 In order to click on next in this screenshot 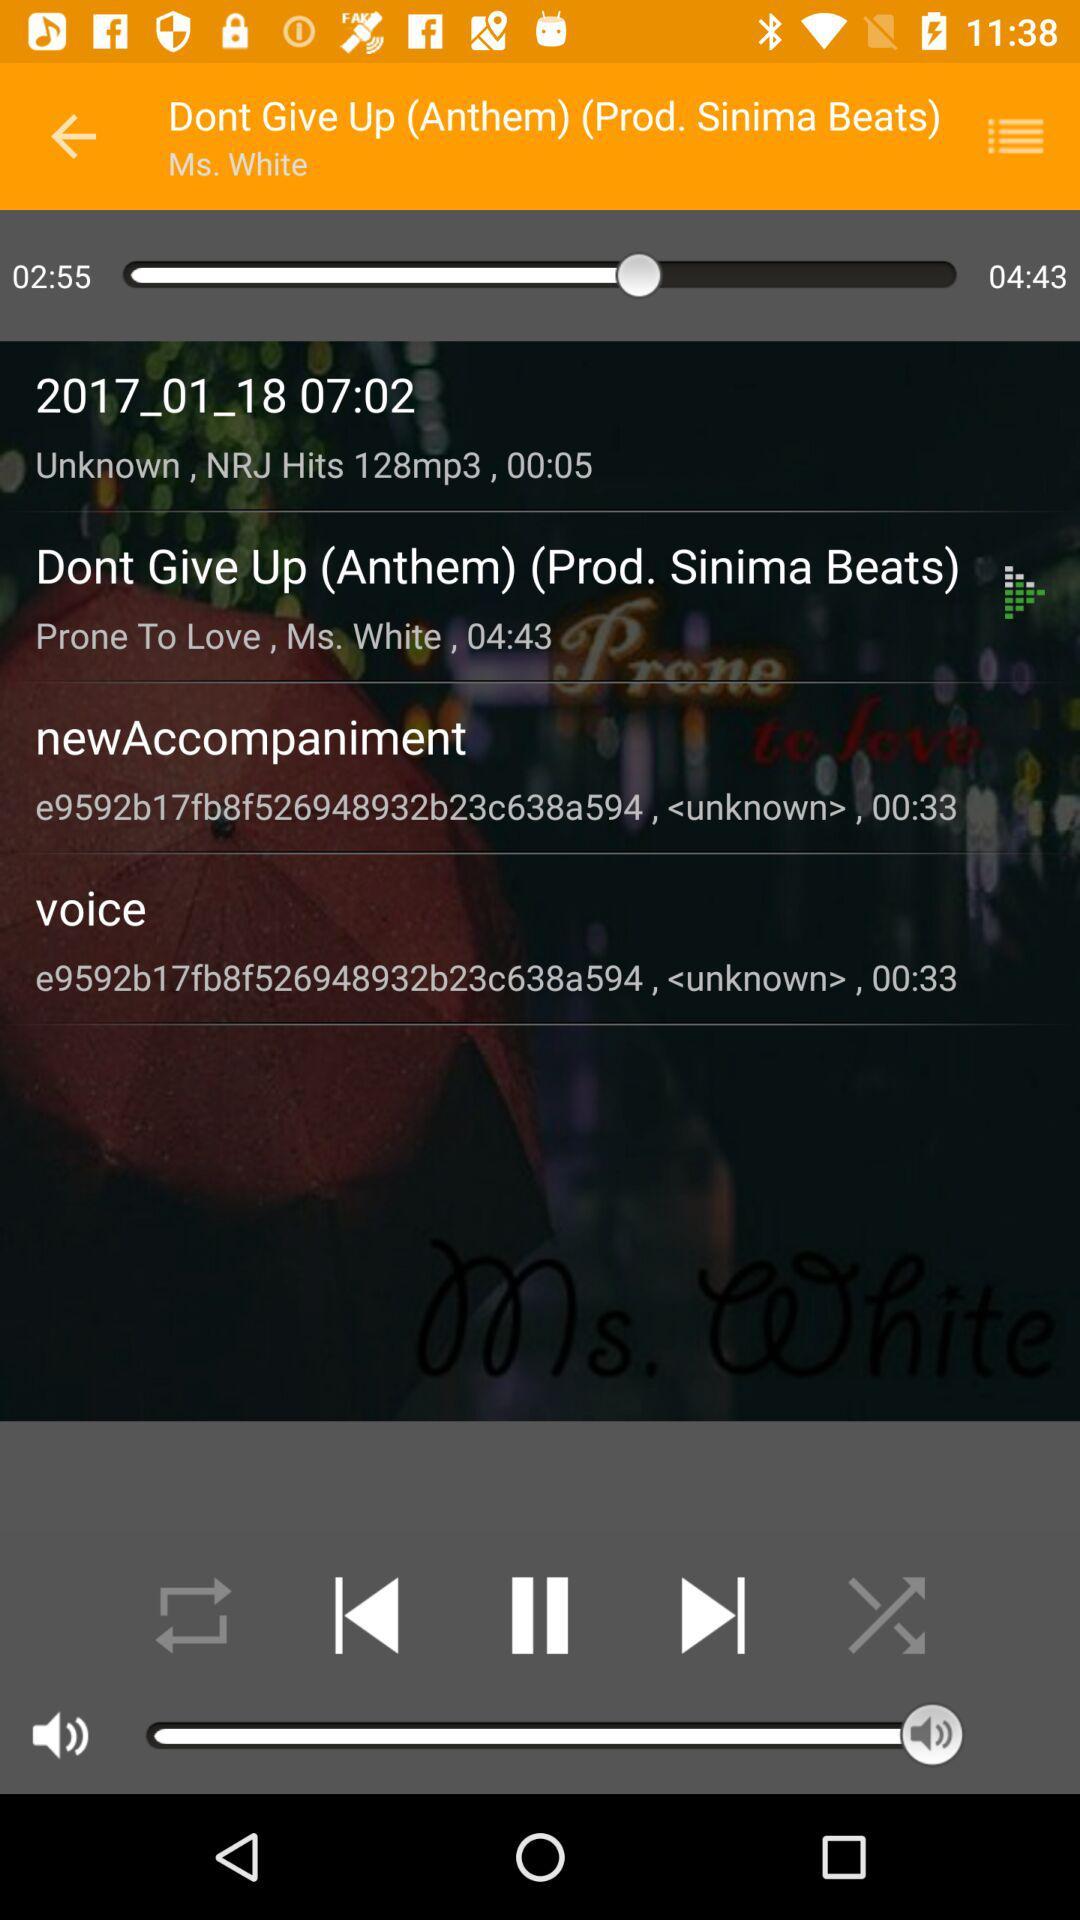, I will do `click(712, 1615)`.